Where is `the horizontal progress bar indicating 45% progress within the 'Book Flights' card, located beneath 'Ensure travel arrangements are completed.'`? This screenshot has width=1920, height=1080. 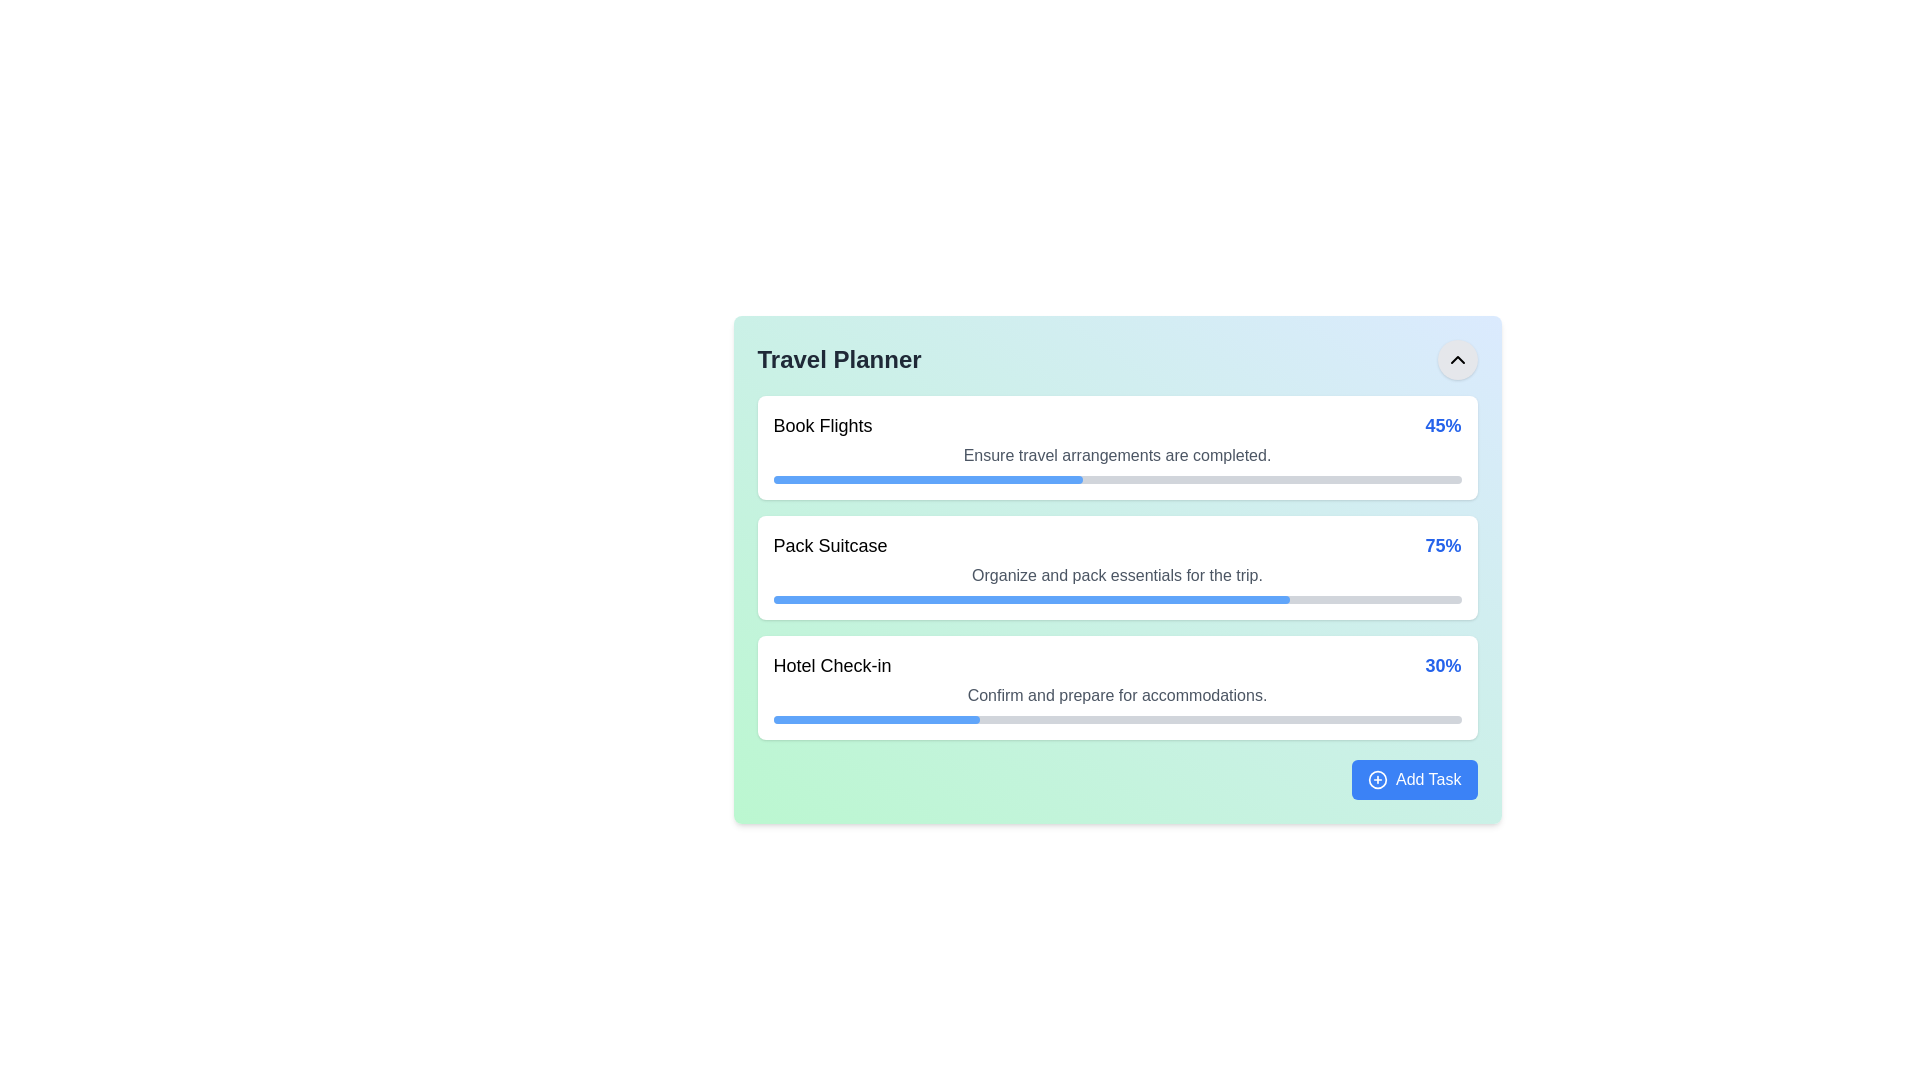 the horizontal progress bar indicating 45% progress within the 'Book Flights' card, located beneath 'Ensure travel arrangements are completed.' is located at coordinates (1116, 479).